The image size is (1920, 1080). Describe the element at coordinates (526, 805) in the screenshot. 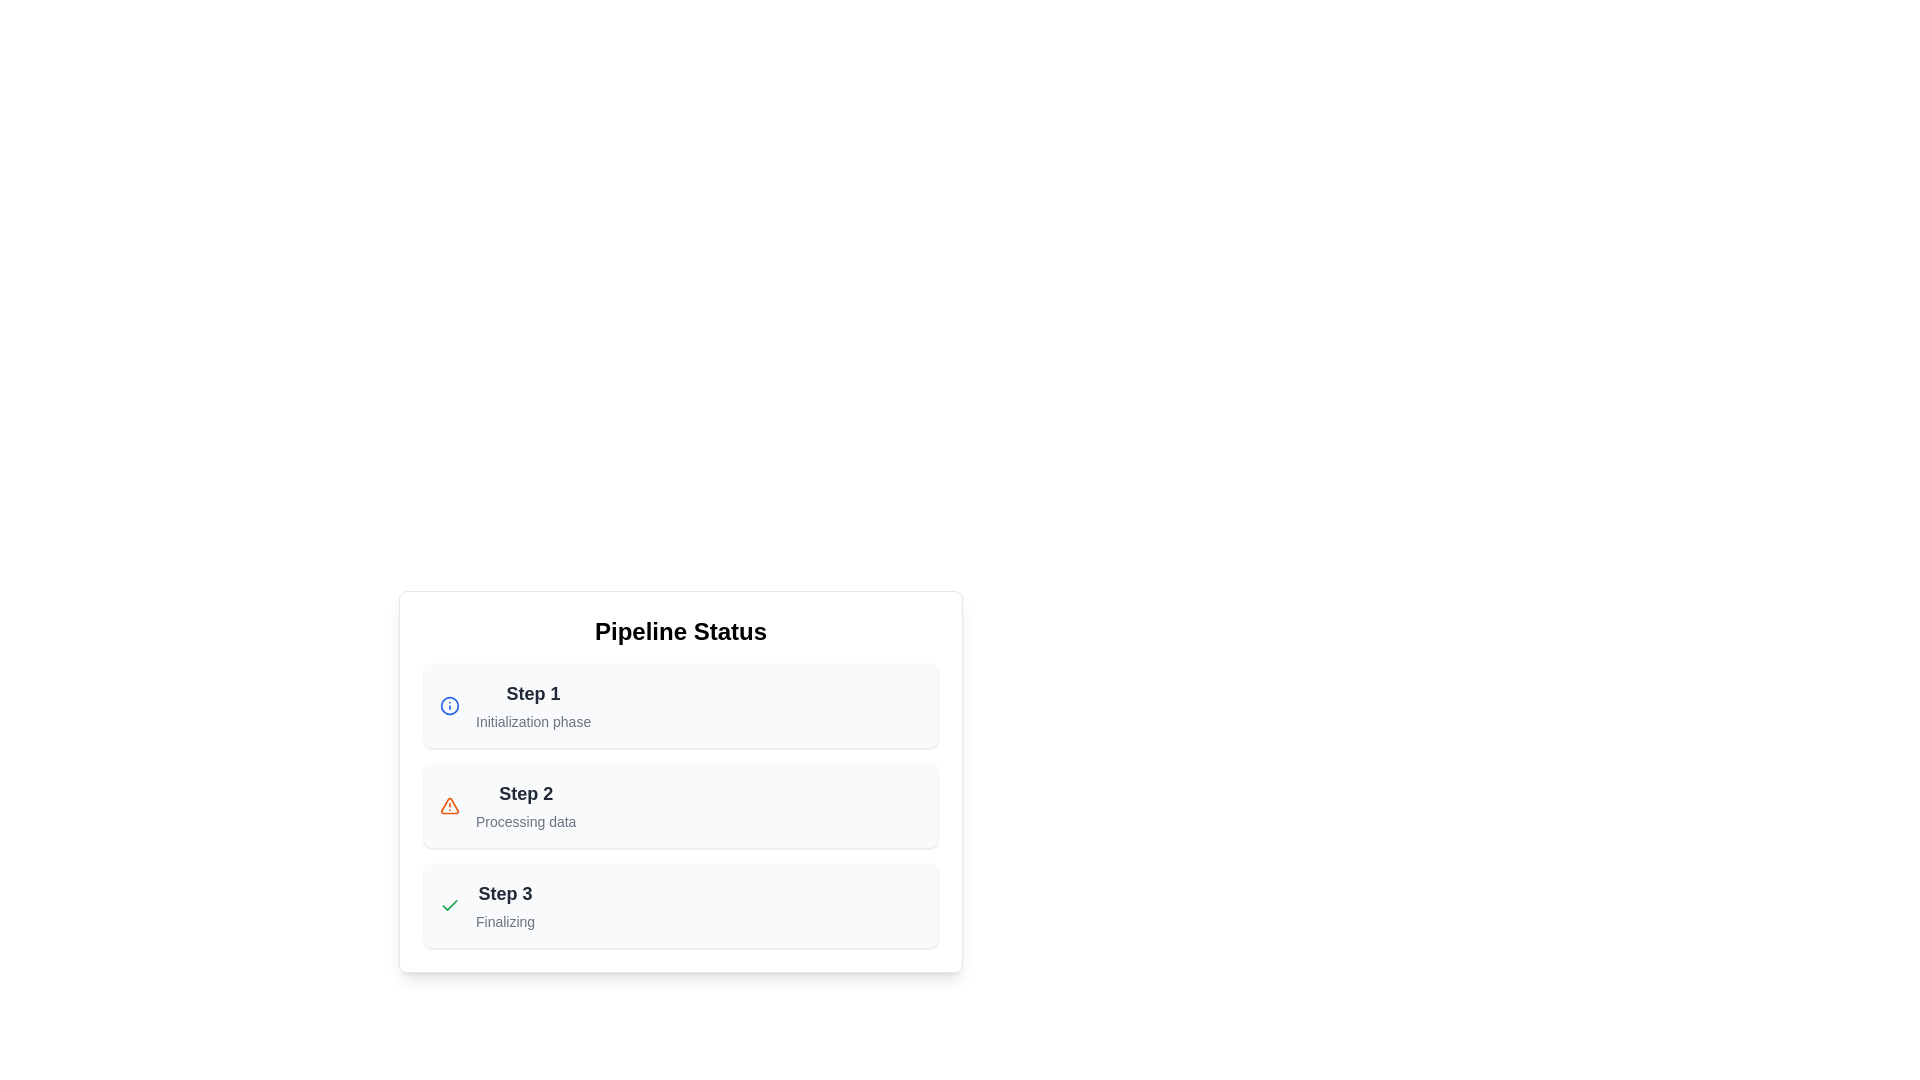

I see `the text label indicating 'Step 2' in the multi-step process visualization, which is styled prominently in bold and larger font with 'Processing data' underneath` at that location.